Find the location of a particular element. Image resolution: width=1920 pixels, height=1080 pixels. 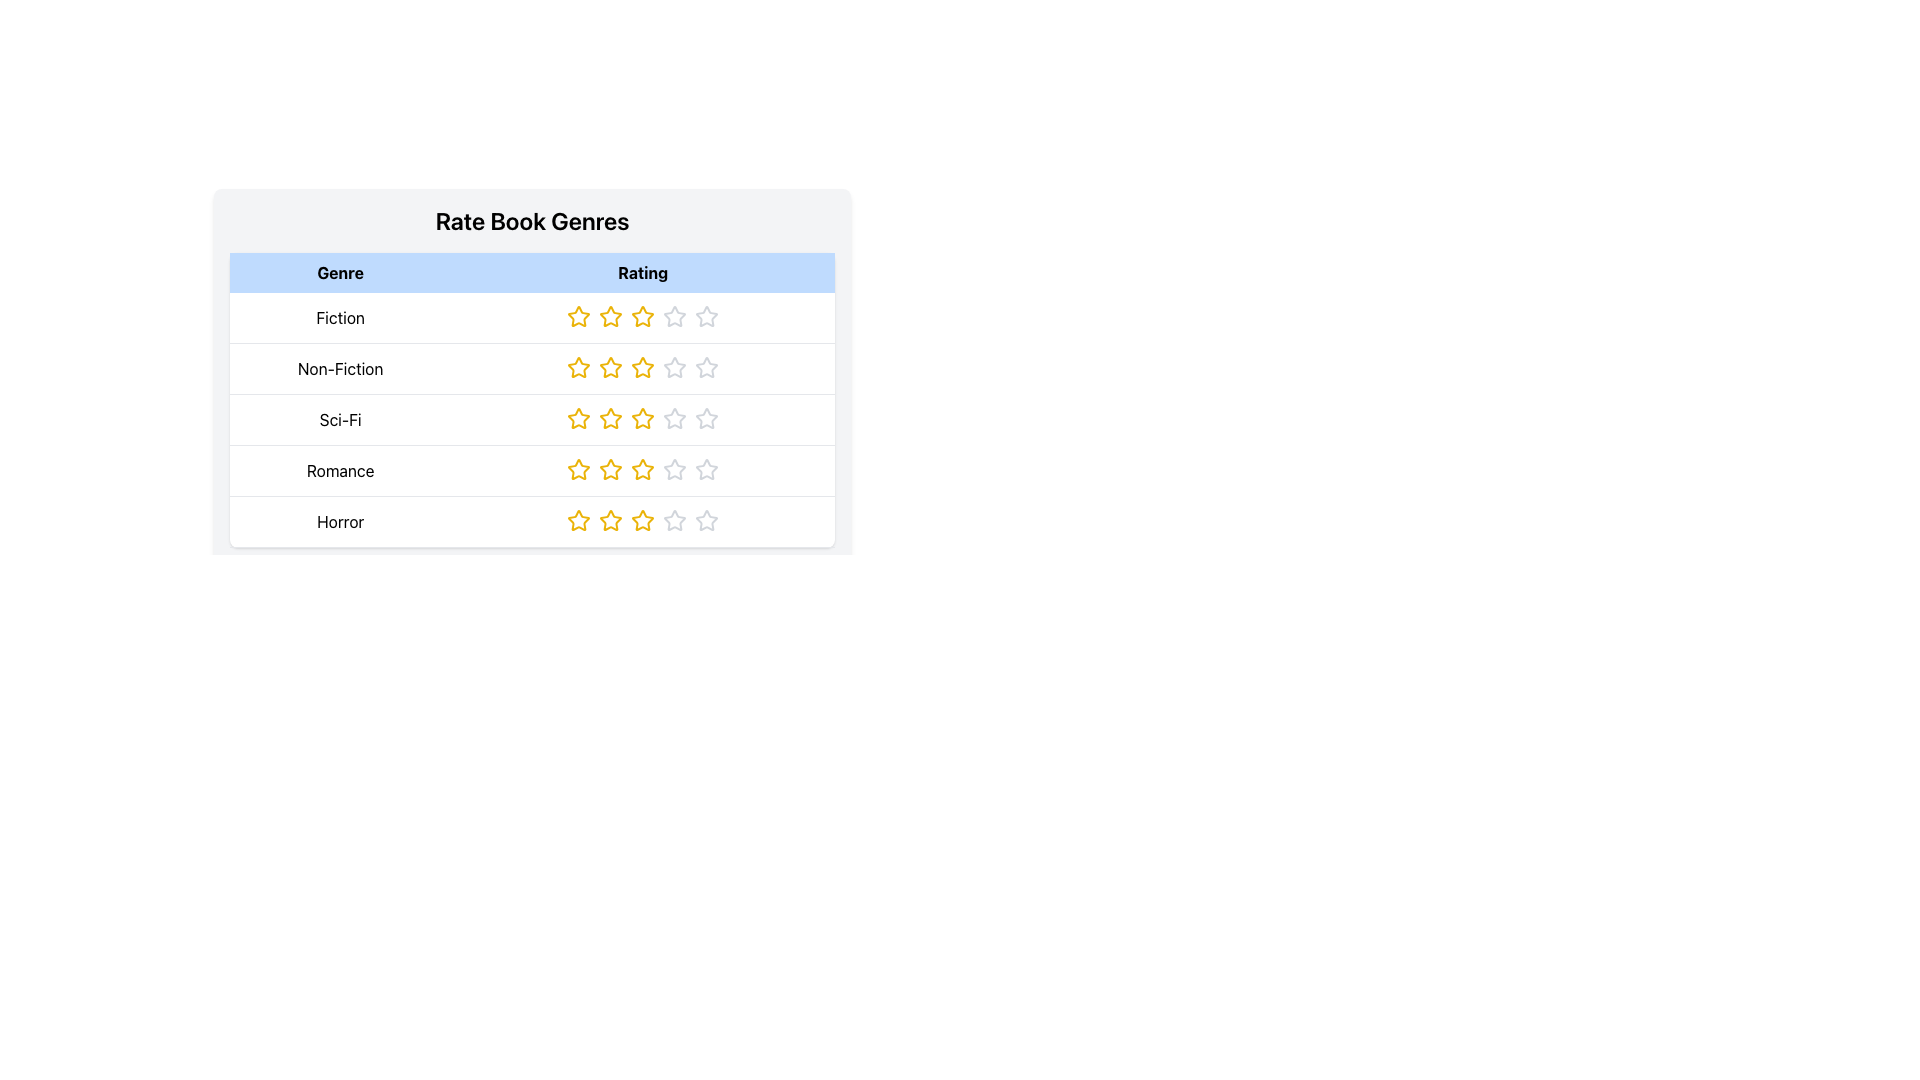

the first star-shaped SVG icon with a filled yellow border in the 'Rating' column of the 'Horror' row in the 'Rate Book Genres' table is located at coordinates (578, 519).